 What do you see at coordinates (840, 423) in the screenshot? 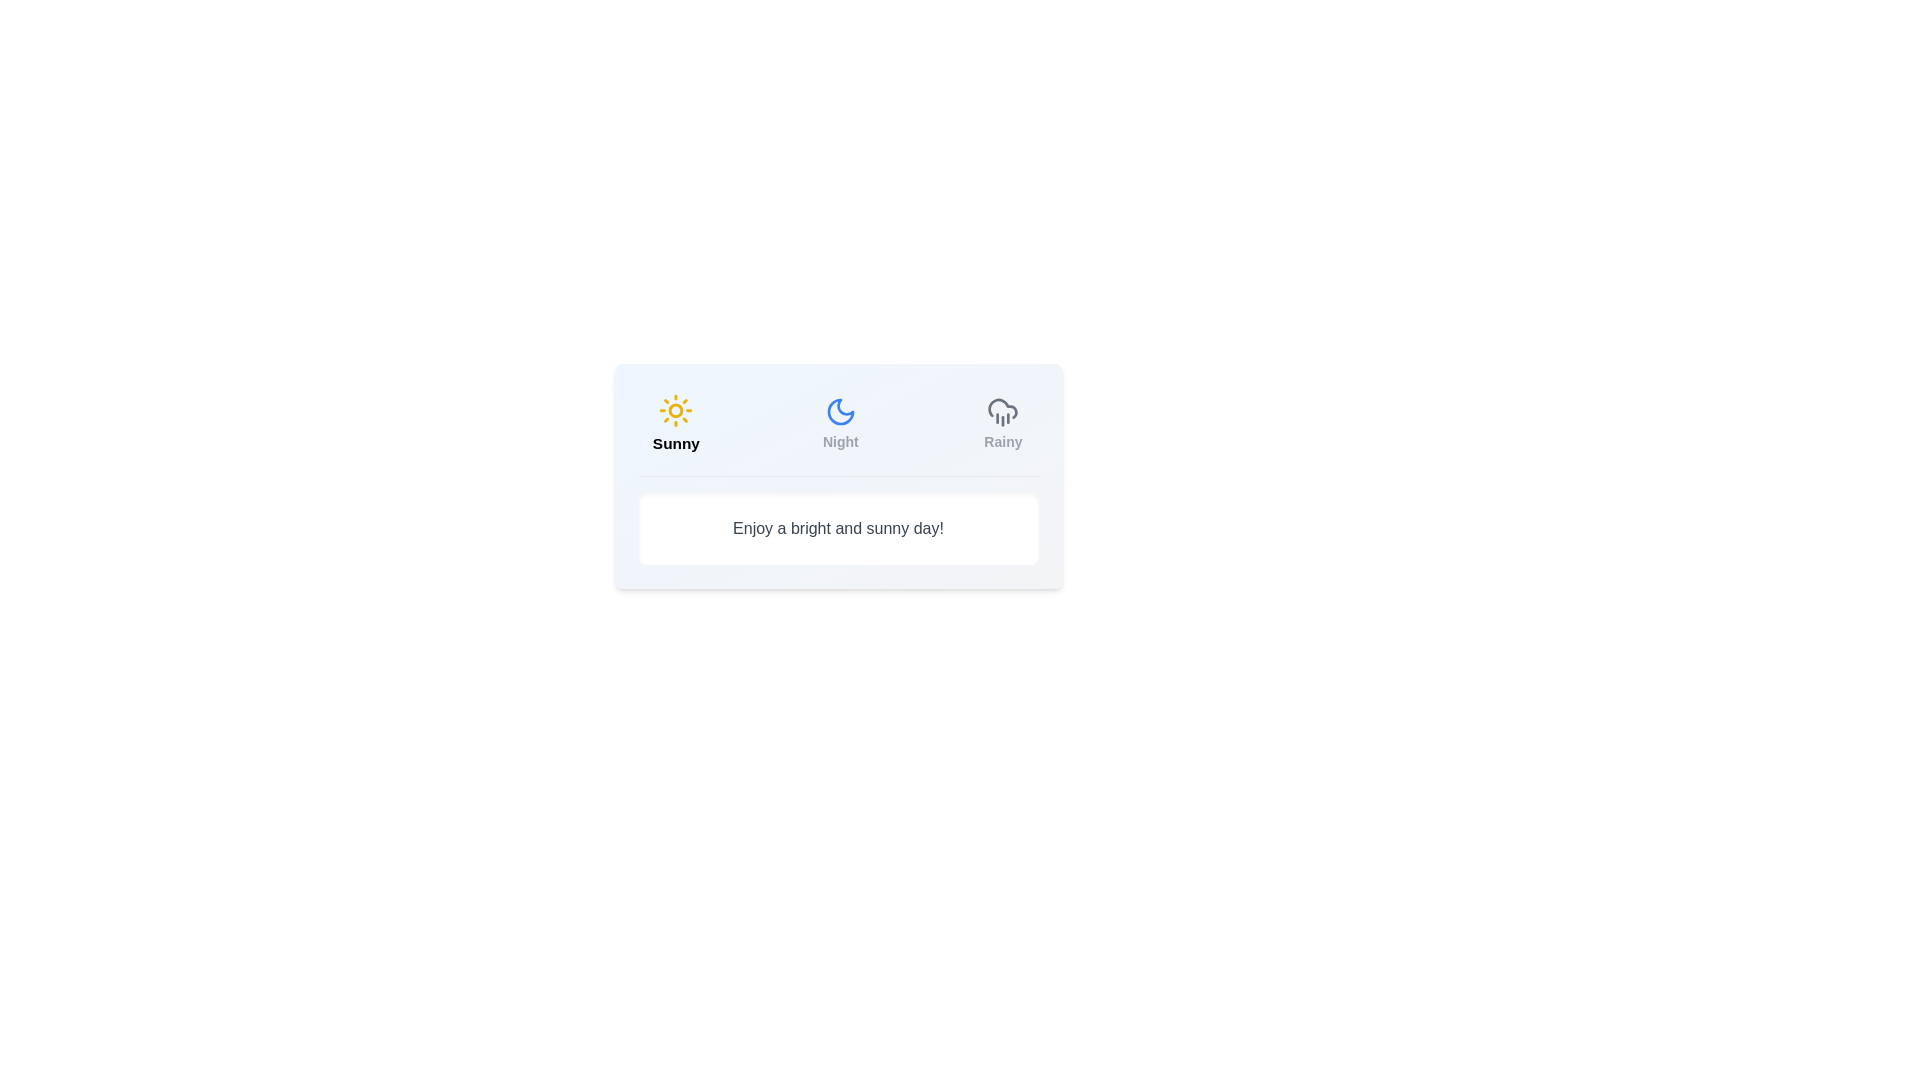
I see `the Night tab by clicking on its respective button` at bounding box center [840, 423].